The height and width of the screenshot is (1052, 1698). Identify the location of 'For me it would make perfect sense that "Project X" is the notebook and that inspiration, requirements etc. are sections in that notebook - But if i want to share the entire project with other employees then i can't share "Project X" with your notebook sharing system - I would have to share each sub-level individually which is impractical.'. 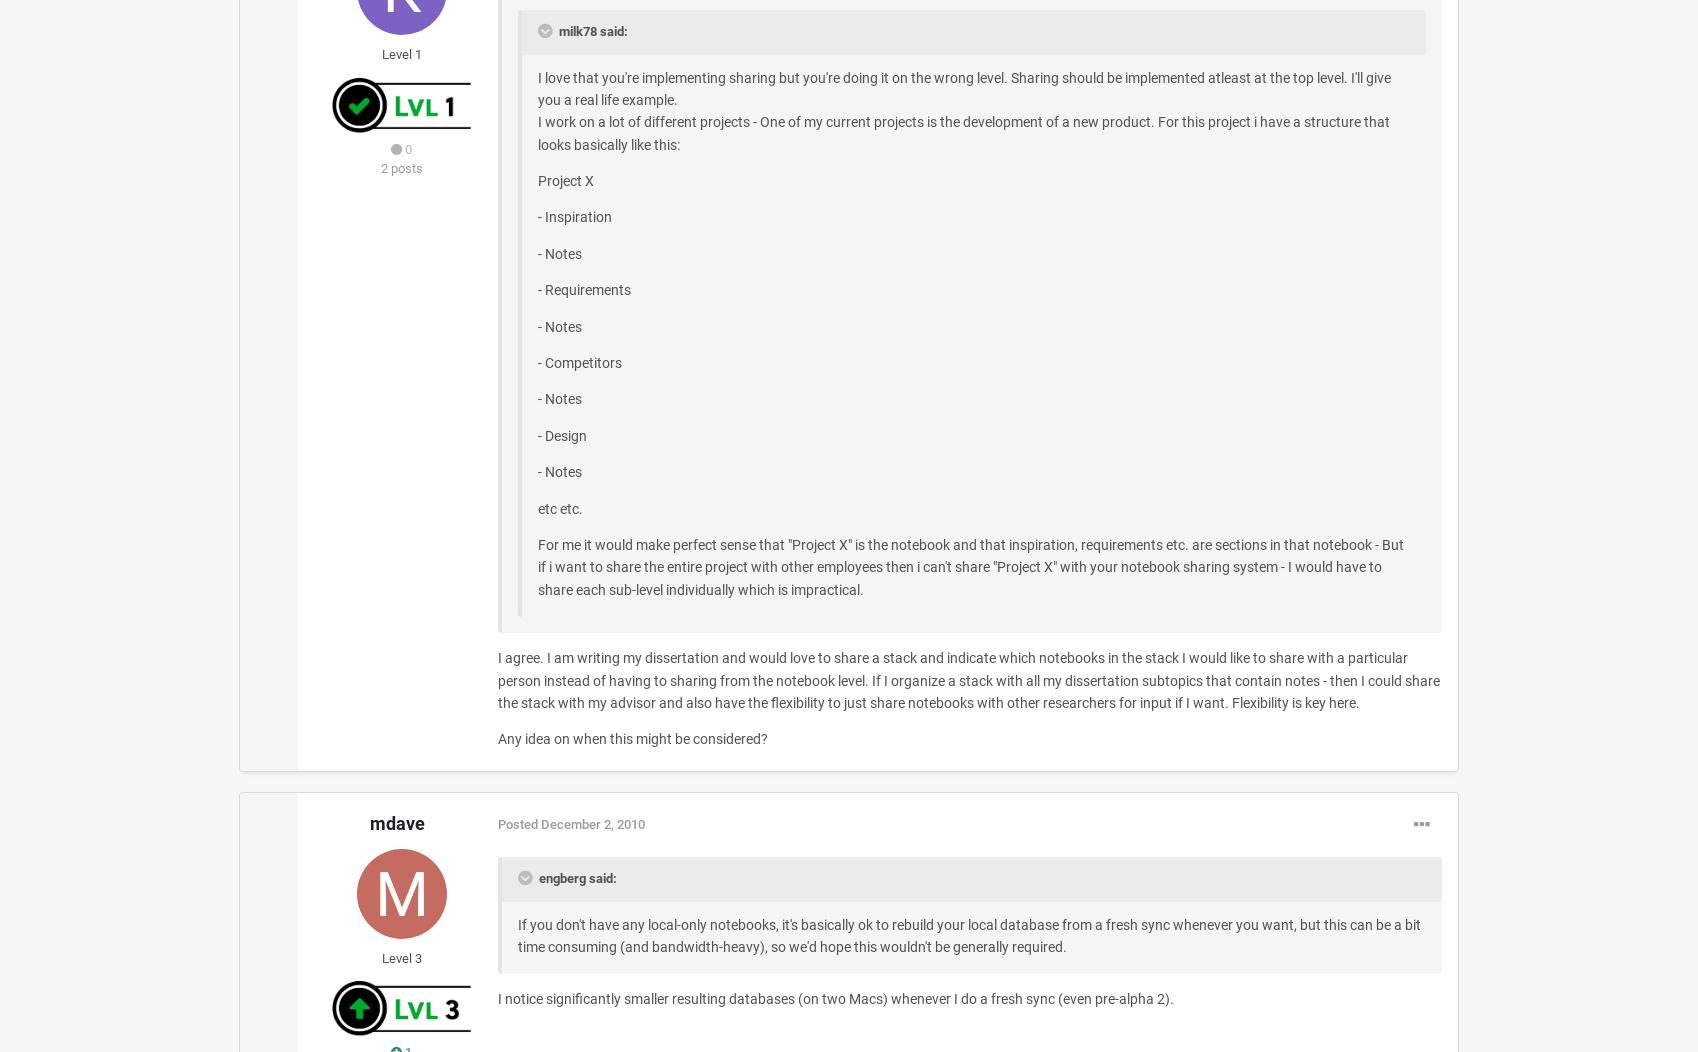
(969, 567).